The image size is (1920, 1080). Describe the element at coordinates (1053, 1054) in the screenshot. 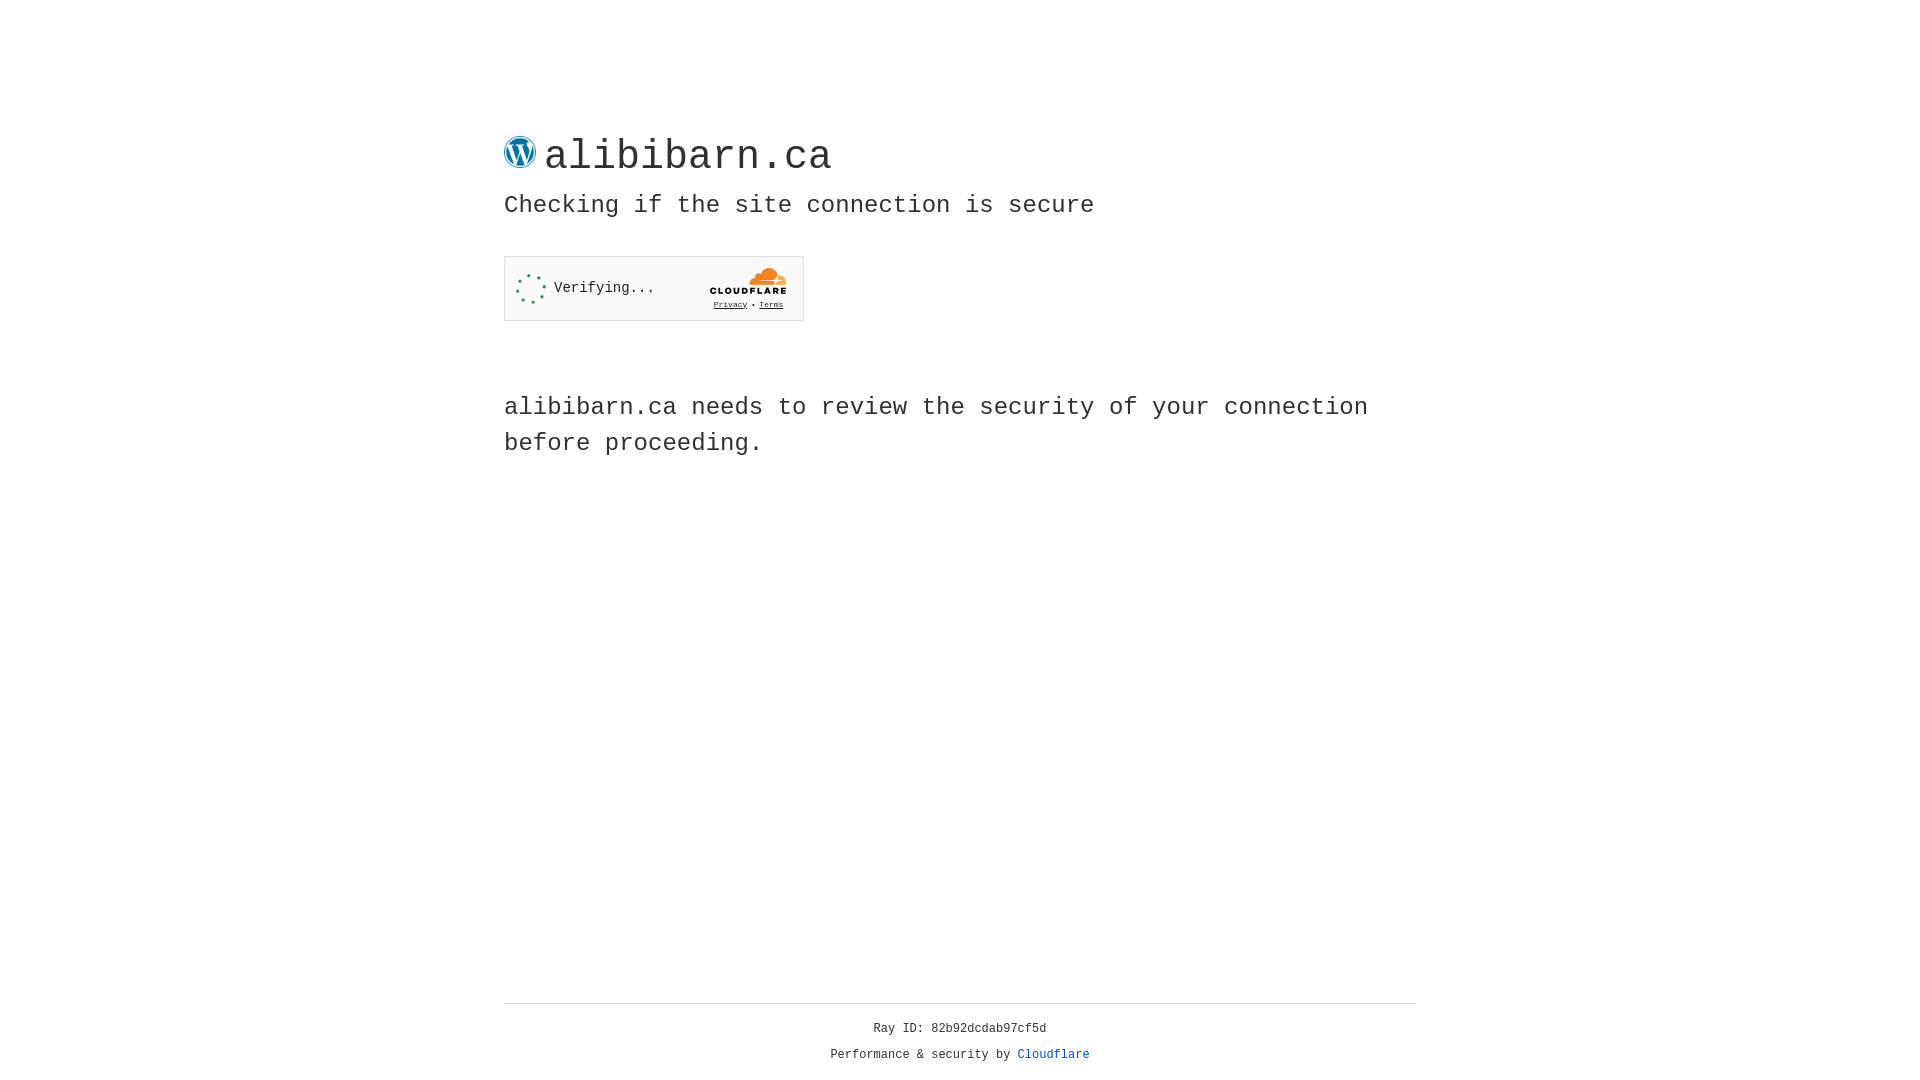

I see `'Cloudflare'` at that location.